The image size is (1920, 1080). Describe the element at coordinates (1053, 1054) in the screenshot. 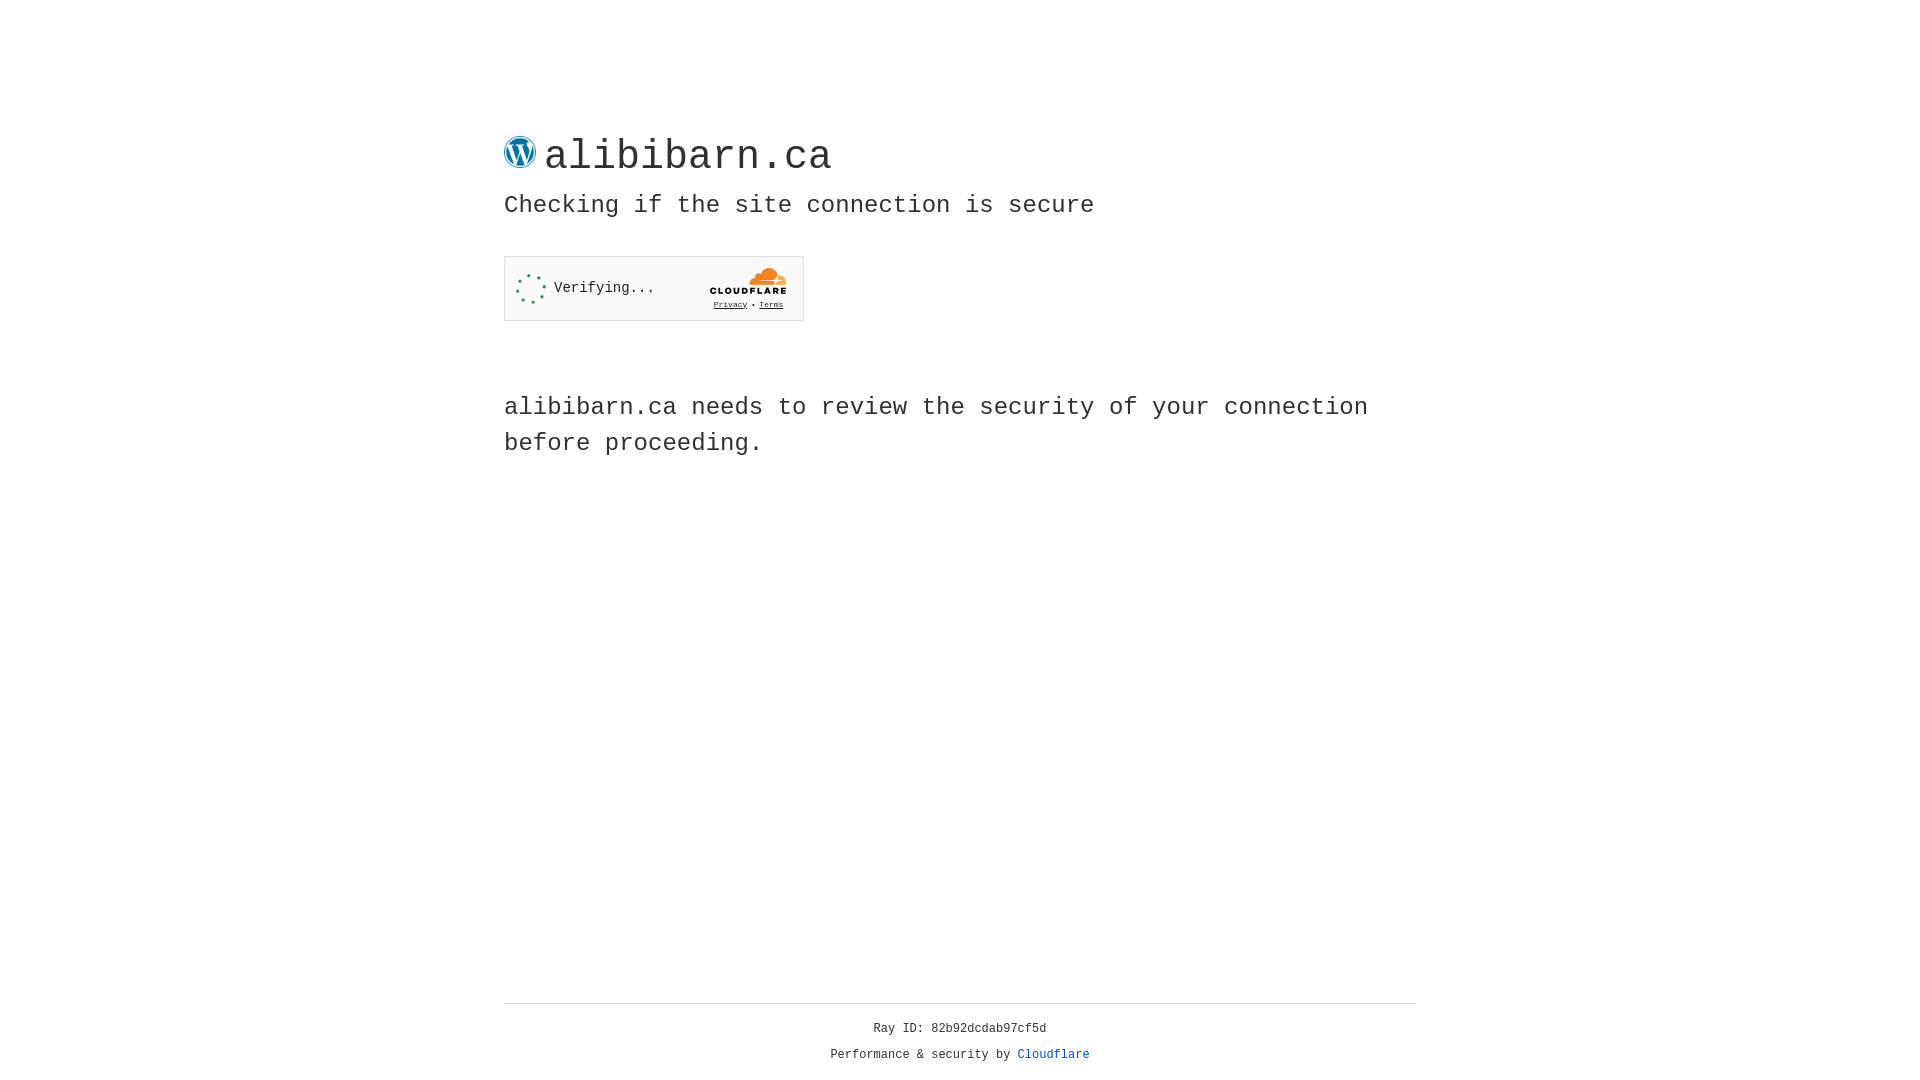

I see `'Cloudflare'` at that location.